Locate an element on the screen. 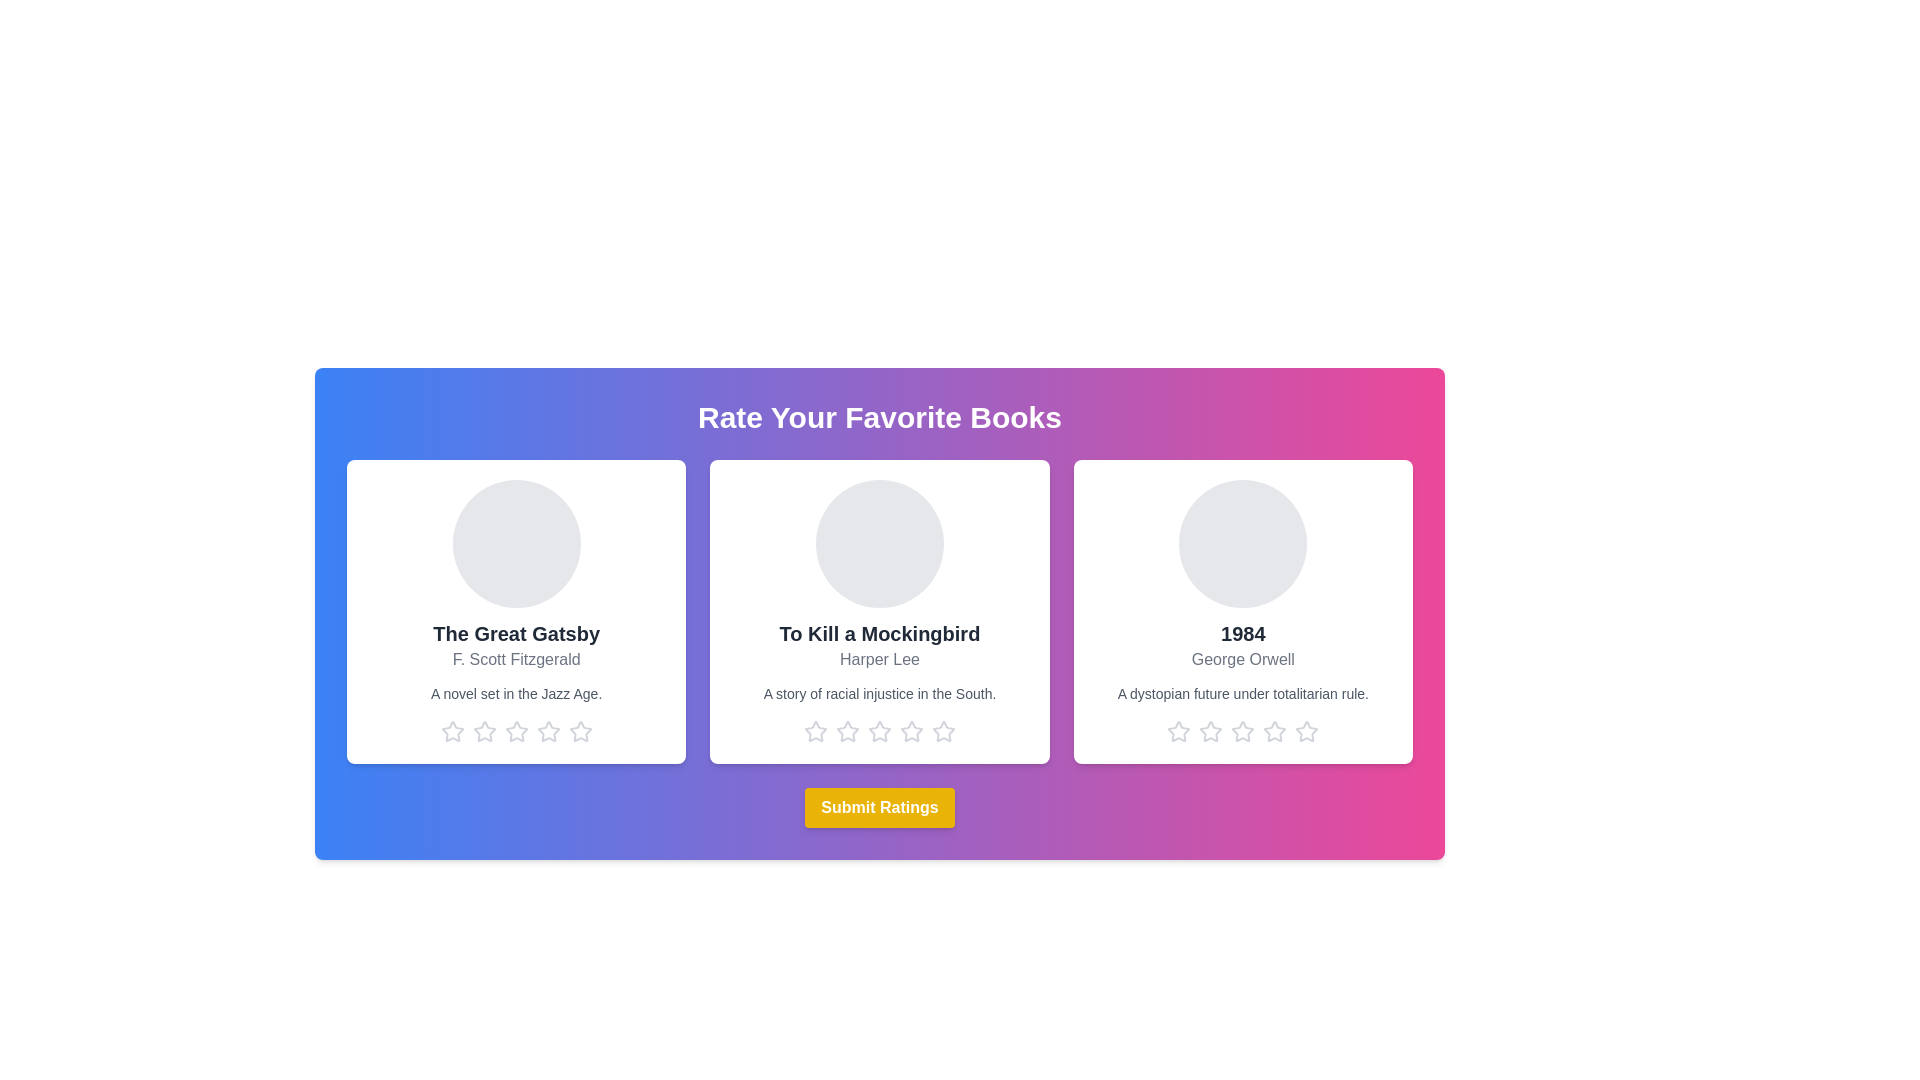  the star corresponding to 3 stars for the book titled 1984 is located at coordinates (1242, 732).